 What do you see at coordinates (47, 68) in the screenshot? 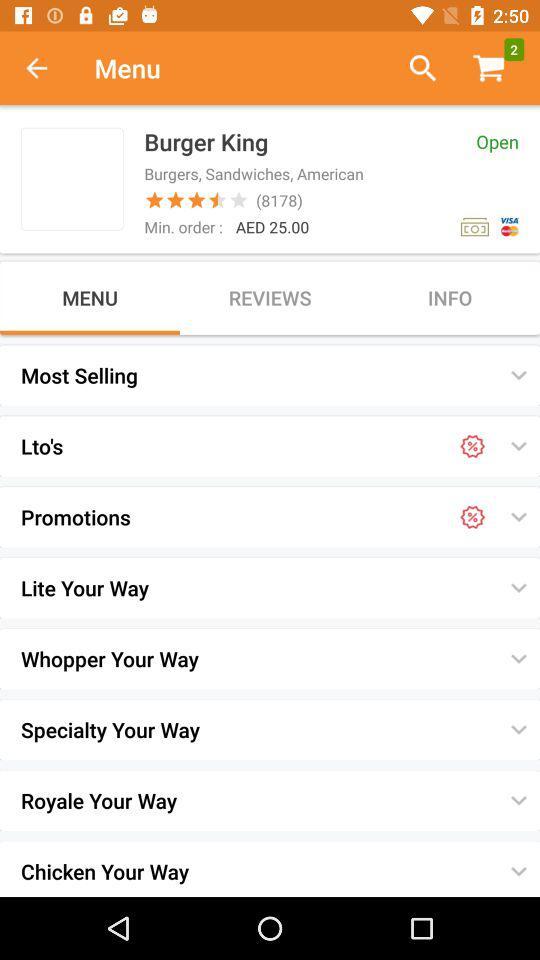
I see `come back` at bounding box center [47, 68].